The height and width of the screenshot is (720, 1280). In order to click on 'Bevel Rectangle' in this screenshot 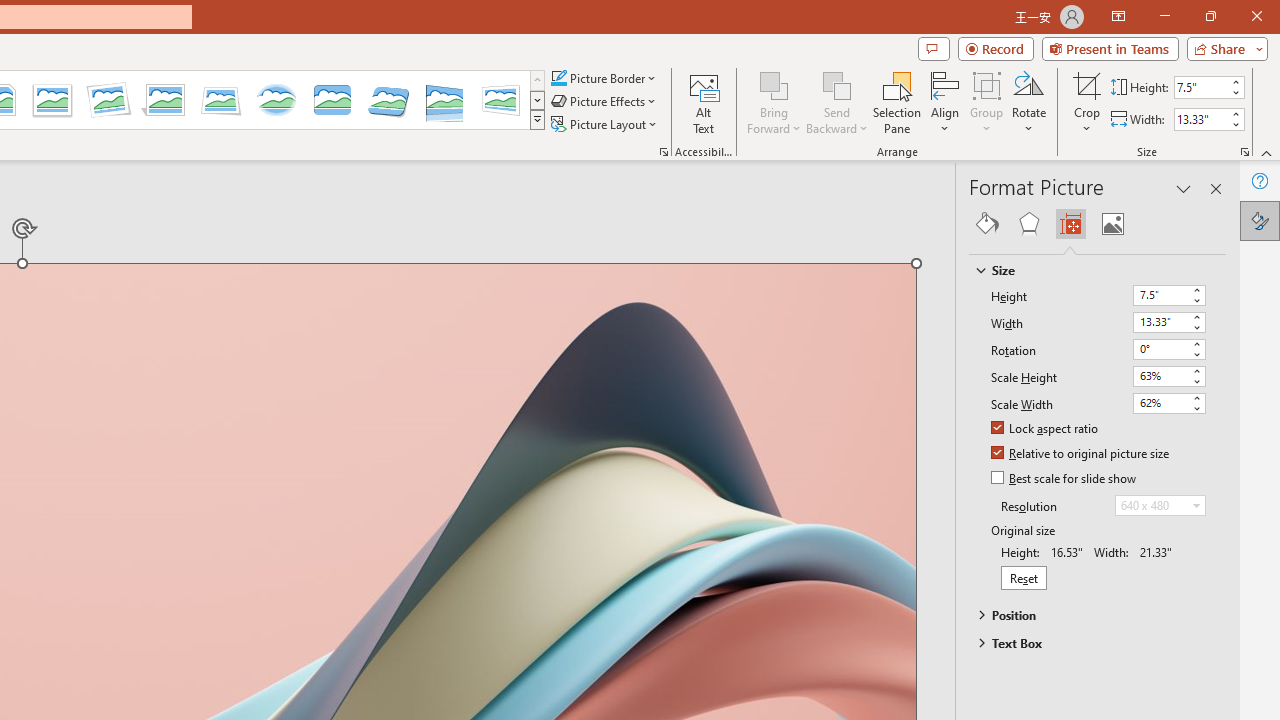, I will do `click(332, 100)`.